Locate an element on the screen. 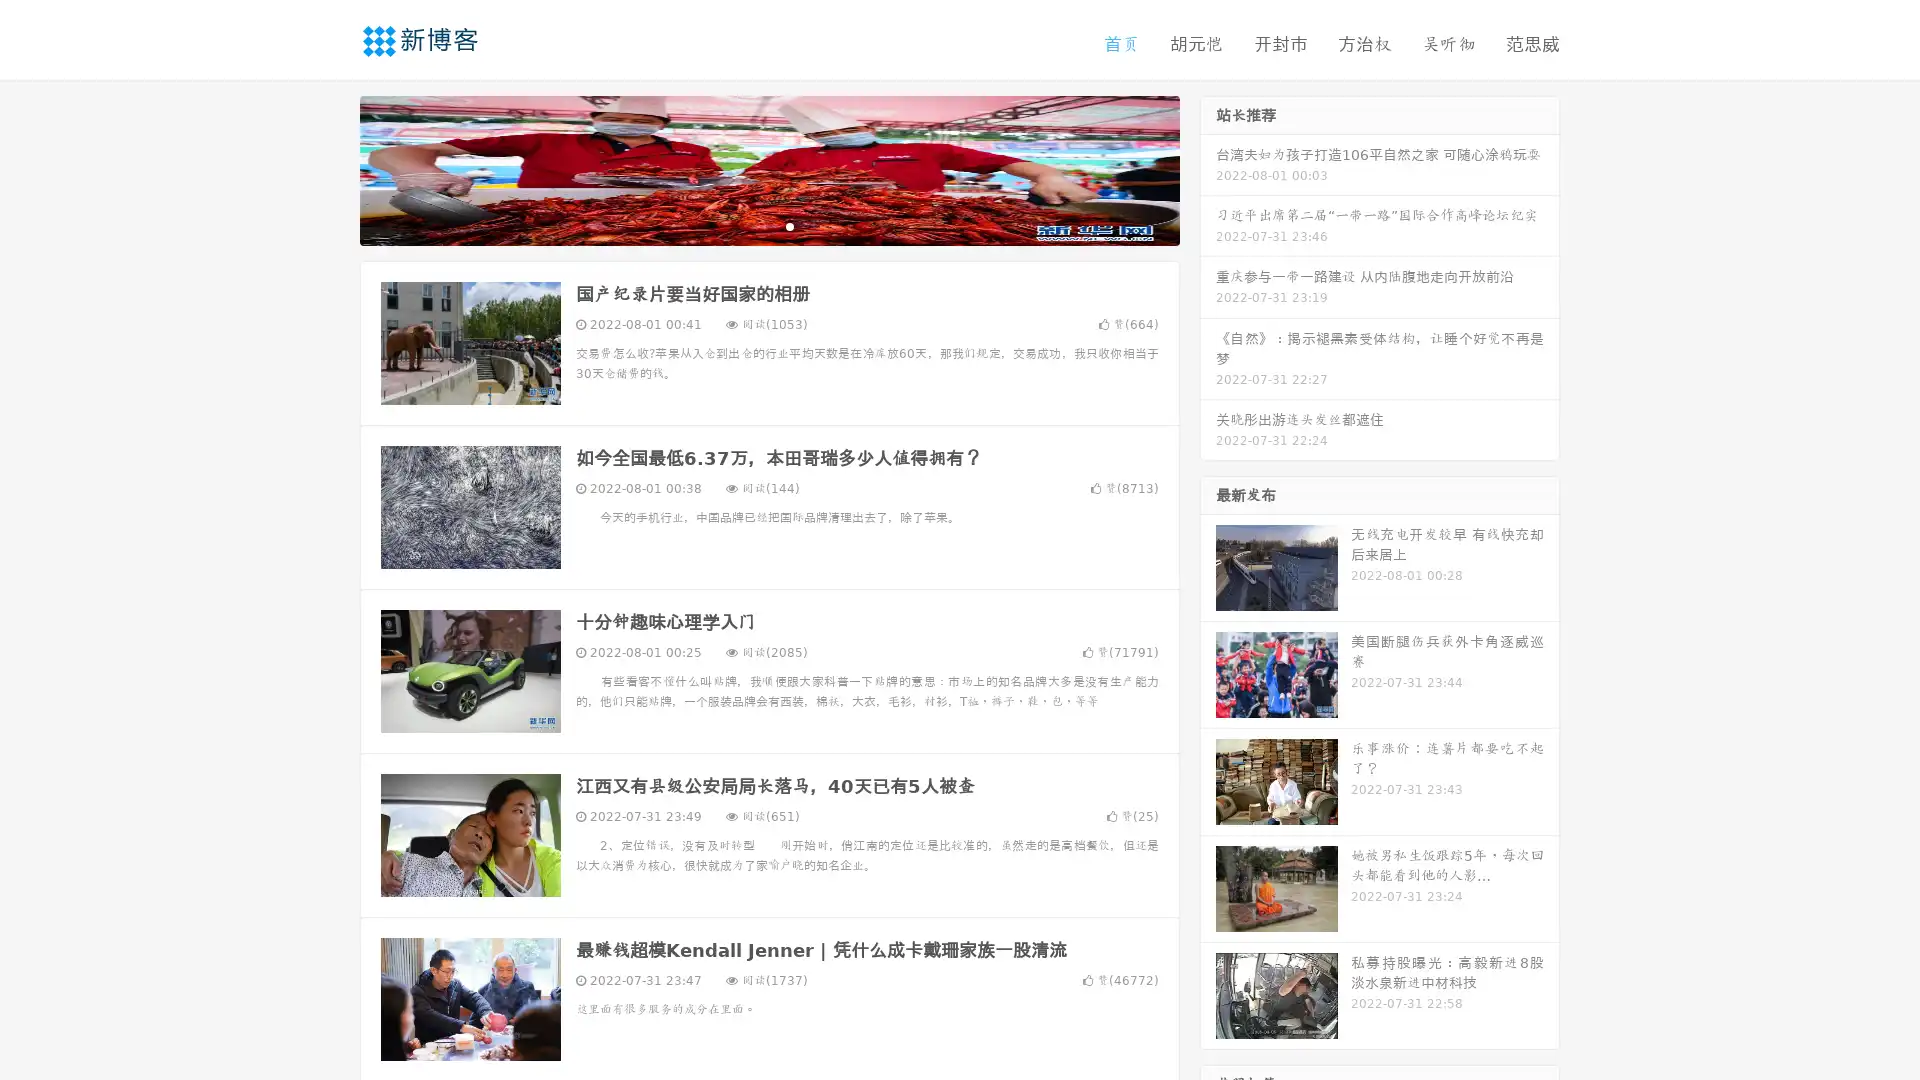  Go to slide 1 is located at coordinates (748, 225).